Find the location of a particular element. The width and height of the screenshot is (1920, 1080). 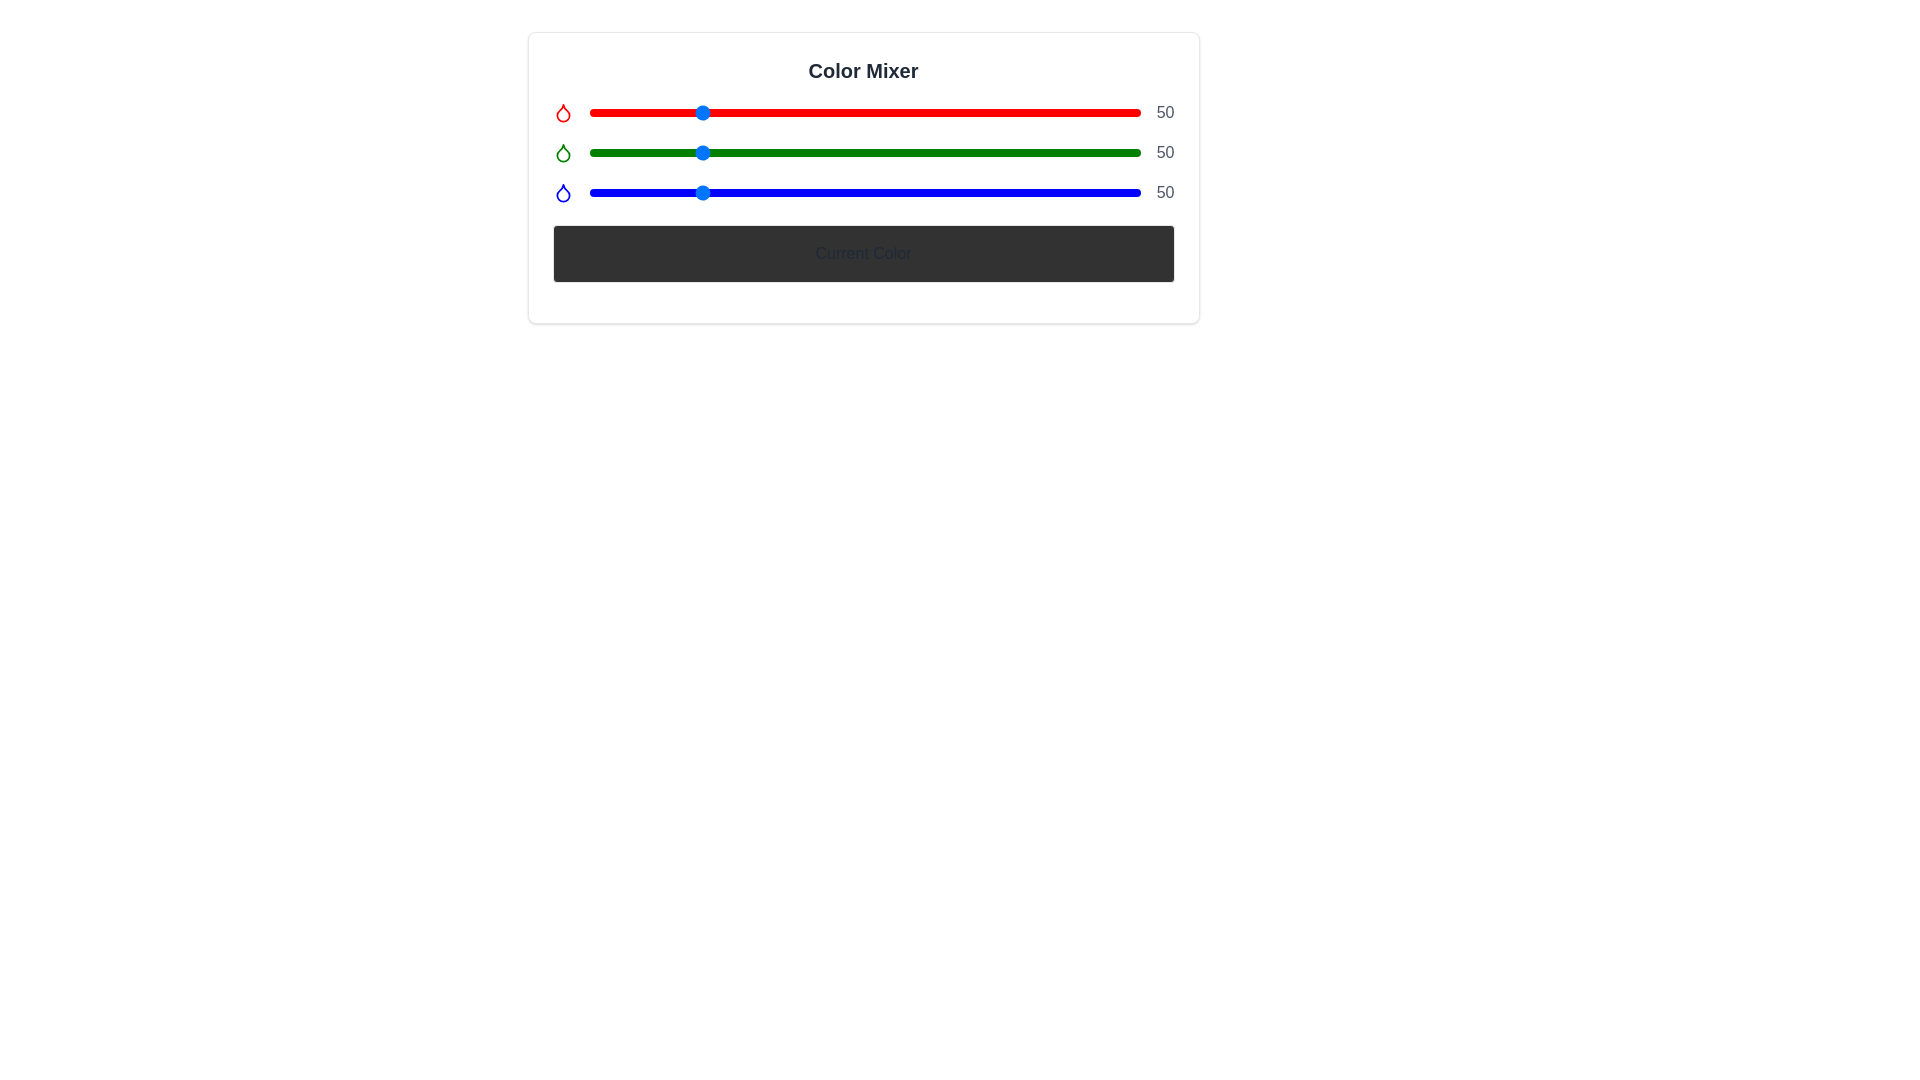

the green color slider to 125 is located at coordinates (859, 152).